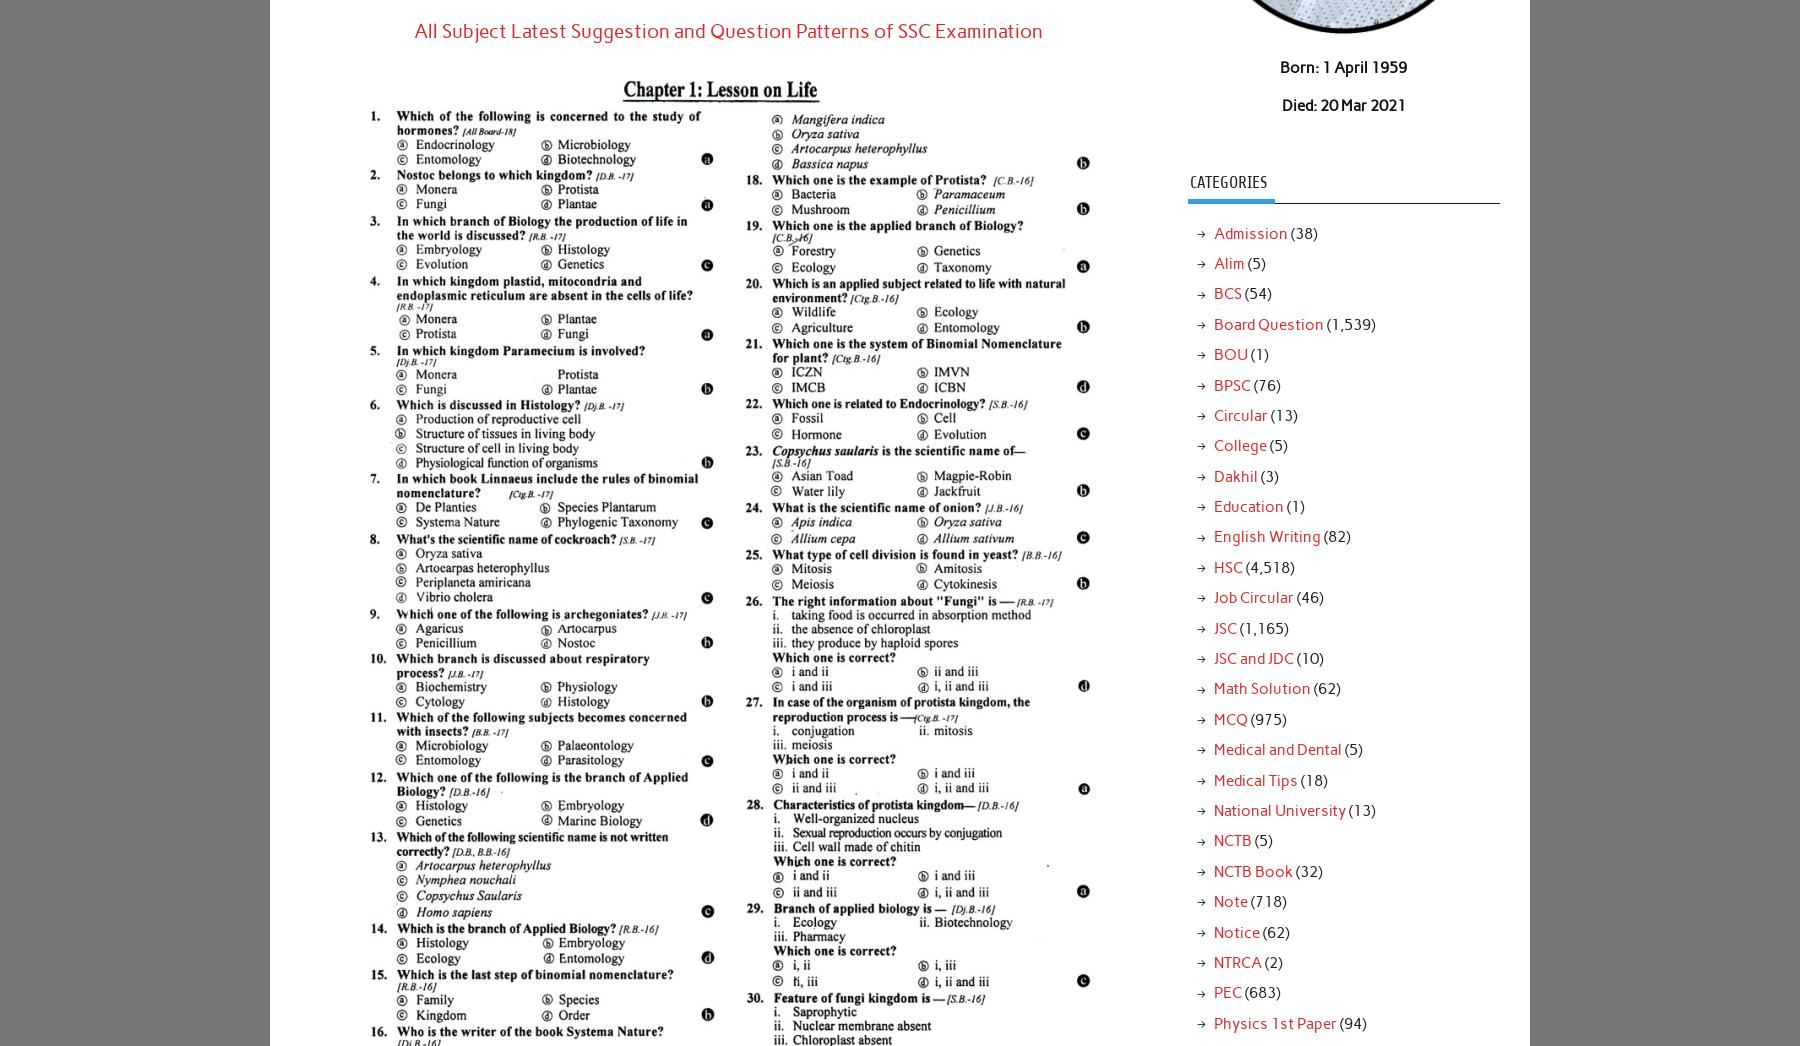 The height and width of the screenshot is (1046, 1800). What do you see at coordinates (1260, 991) in the screenshot?
I see `'(683)'` at bounding box center [1260, 991].